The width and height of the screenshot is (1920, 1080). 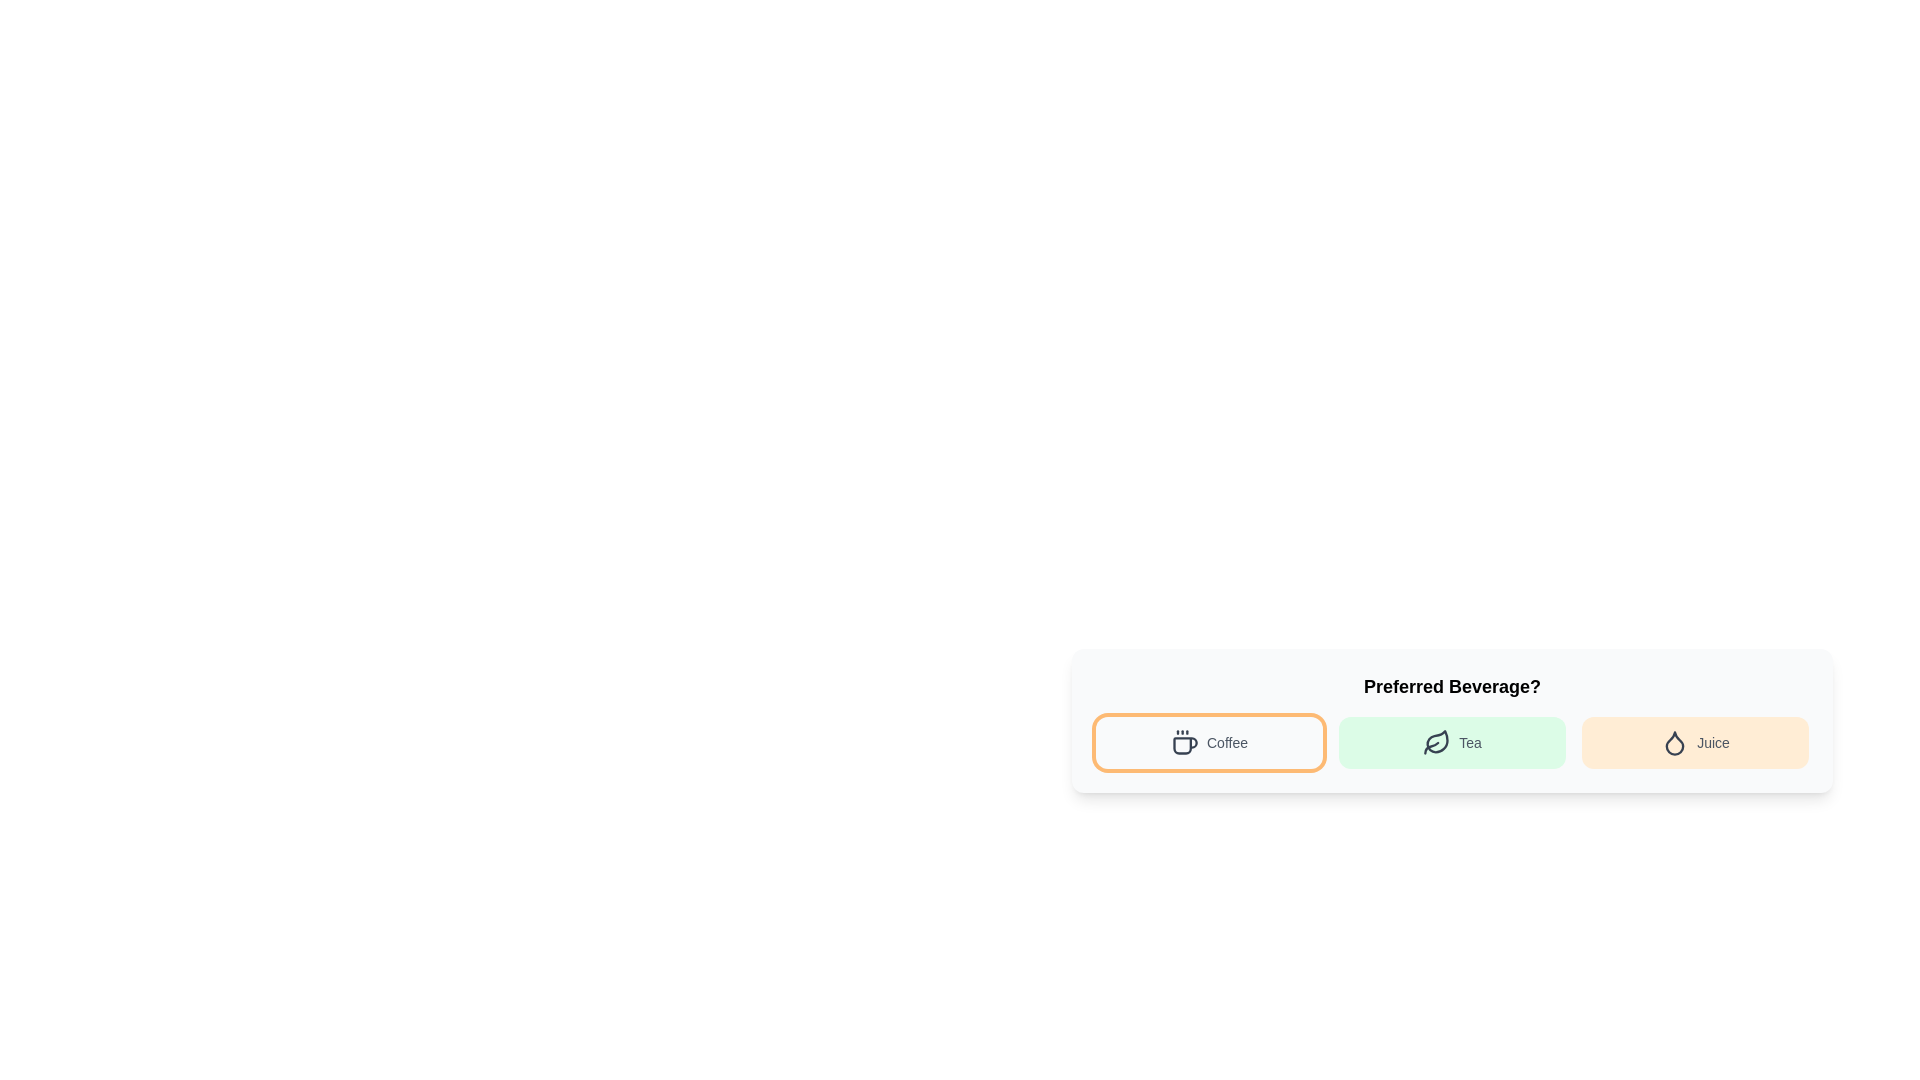 I want to click on the text label 'Juice' located within the beverage selection interface to highlight it and display additional information, so click(x=1712, y=743).